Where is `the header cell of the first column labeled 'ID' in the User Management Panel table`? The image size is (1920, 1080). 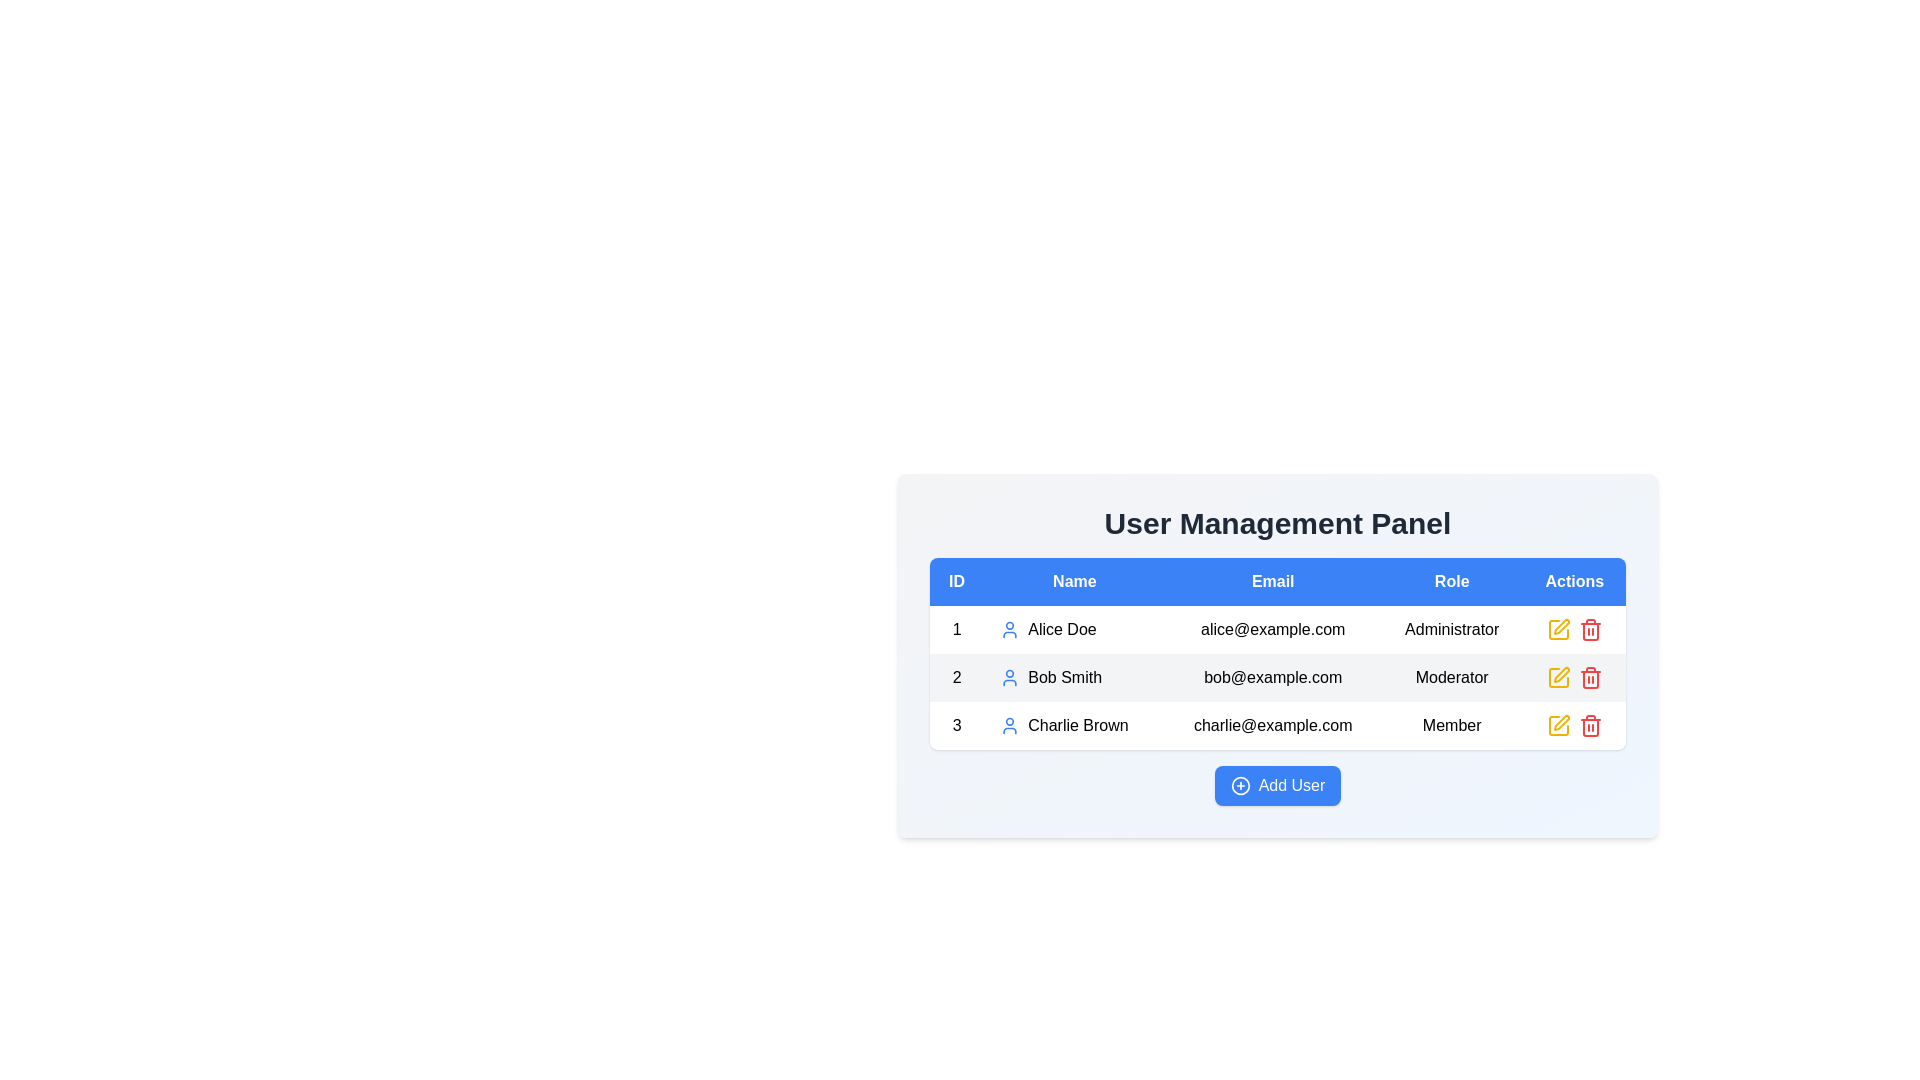 the header cell of the first column labeled 'ID' in the User Management Panel table is located at coordinates (956, 582).